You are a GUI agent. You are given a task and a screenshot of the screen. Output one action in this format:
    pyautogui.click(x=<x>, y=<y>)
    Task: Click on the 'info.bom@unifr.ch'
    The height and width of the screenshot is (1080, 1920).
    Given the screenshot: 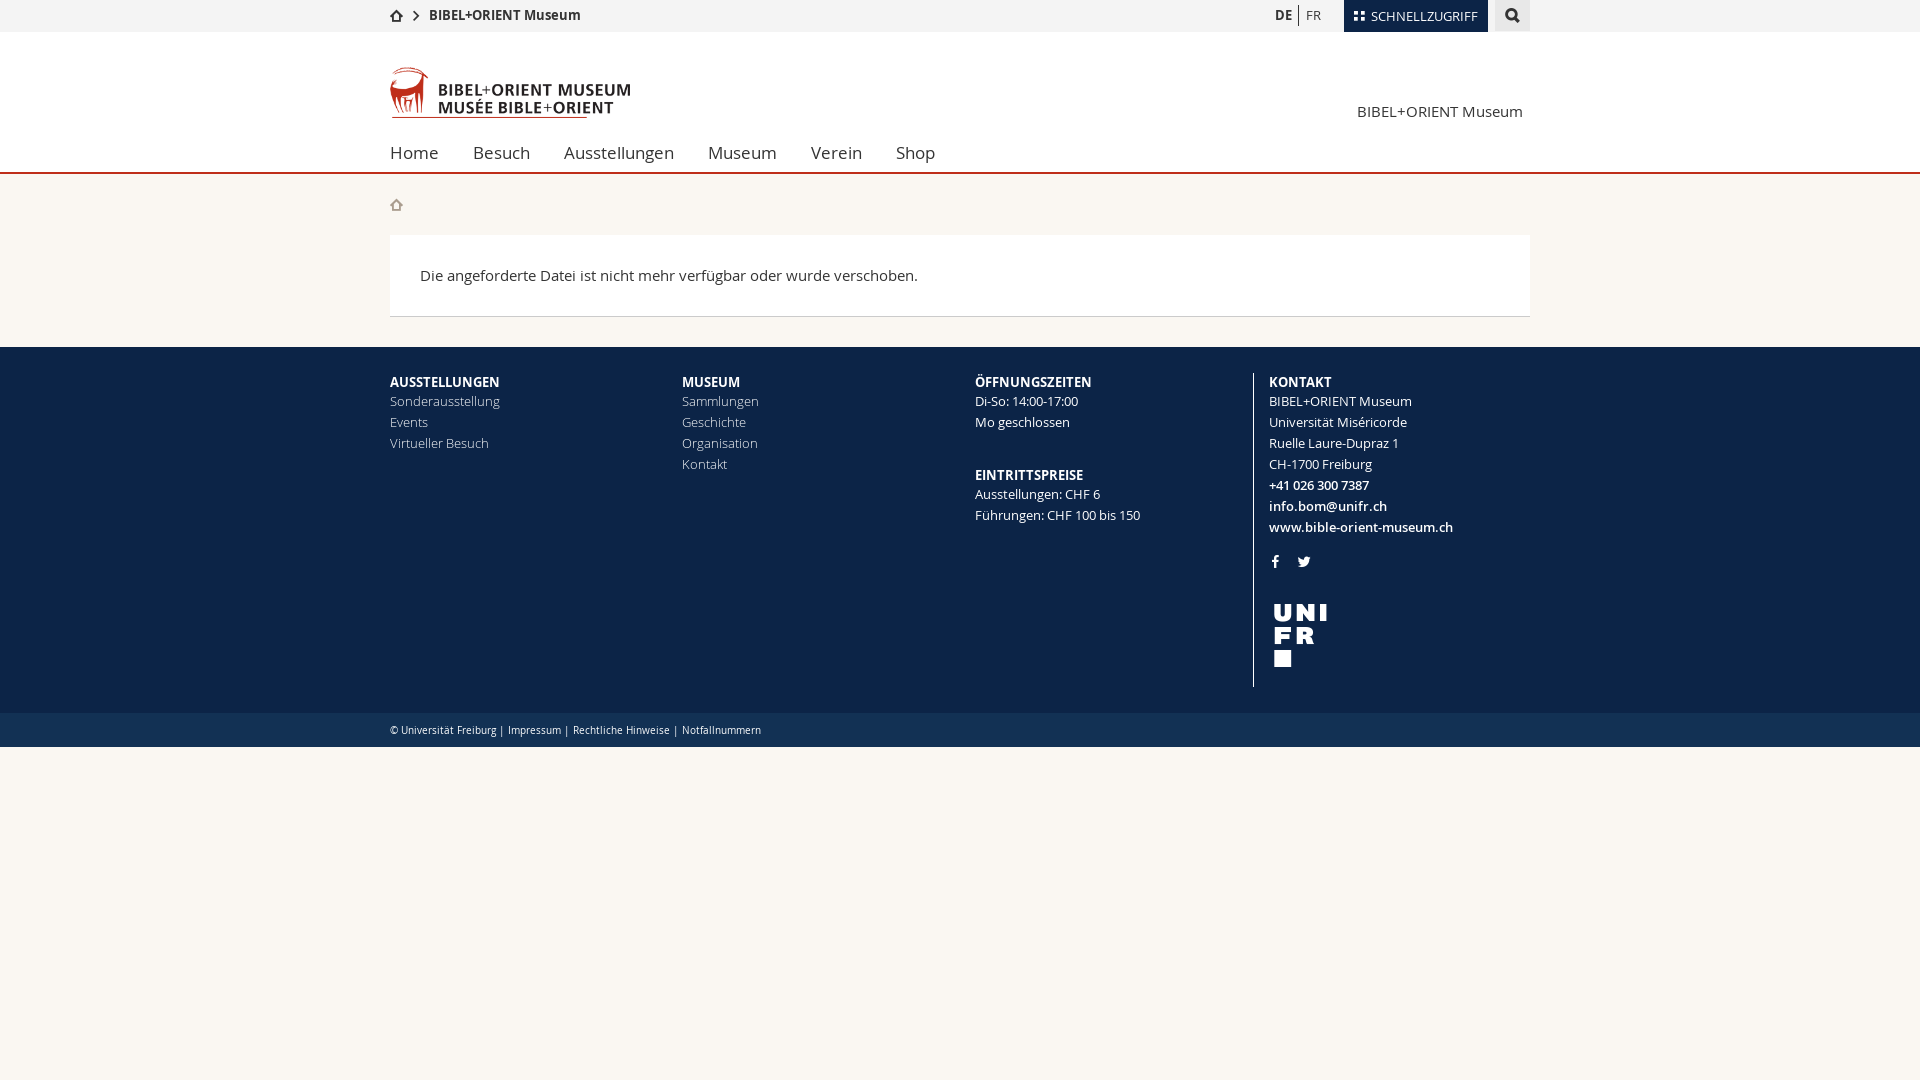 What is the action you would take?
    pyautogui.click(x=1397, y=505)
    